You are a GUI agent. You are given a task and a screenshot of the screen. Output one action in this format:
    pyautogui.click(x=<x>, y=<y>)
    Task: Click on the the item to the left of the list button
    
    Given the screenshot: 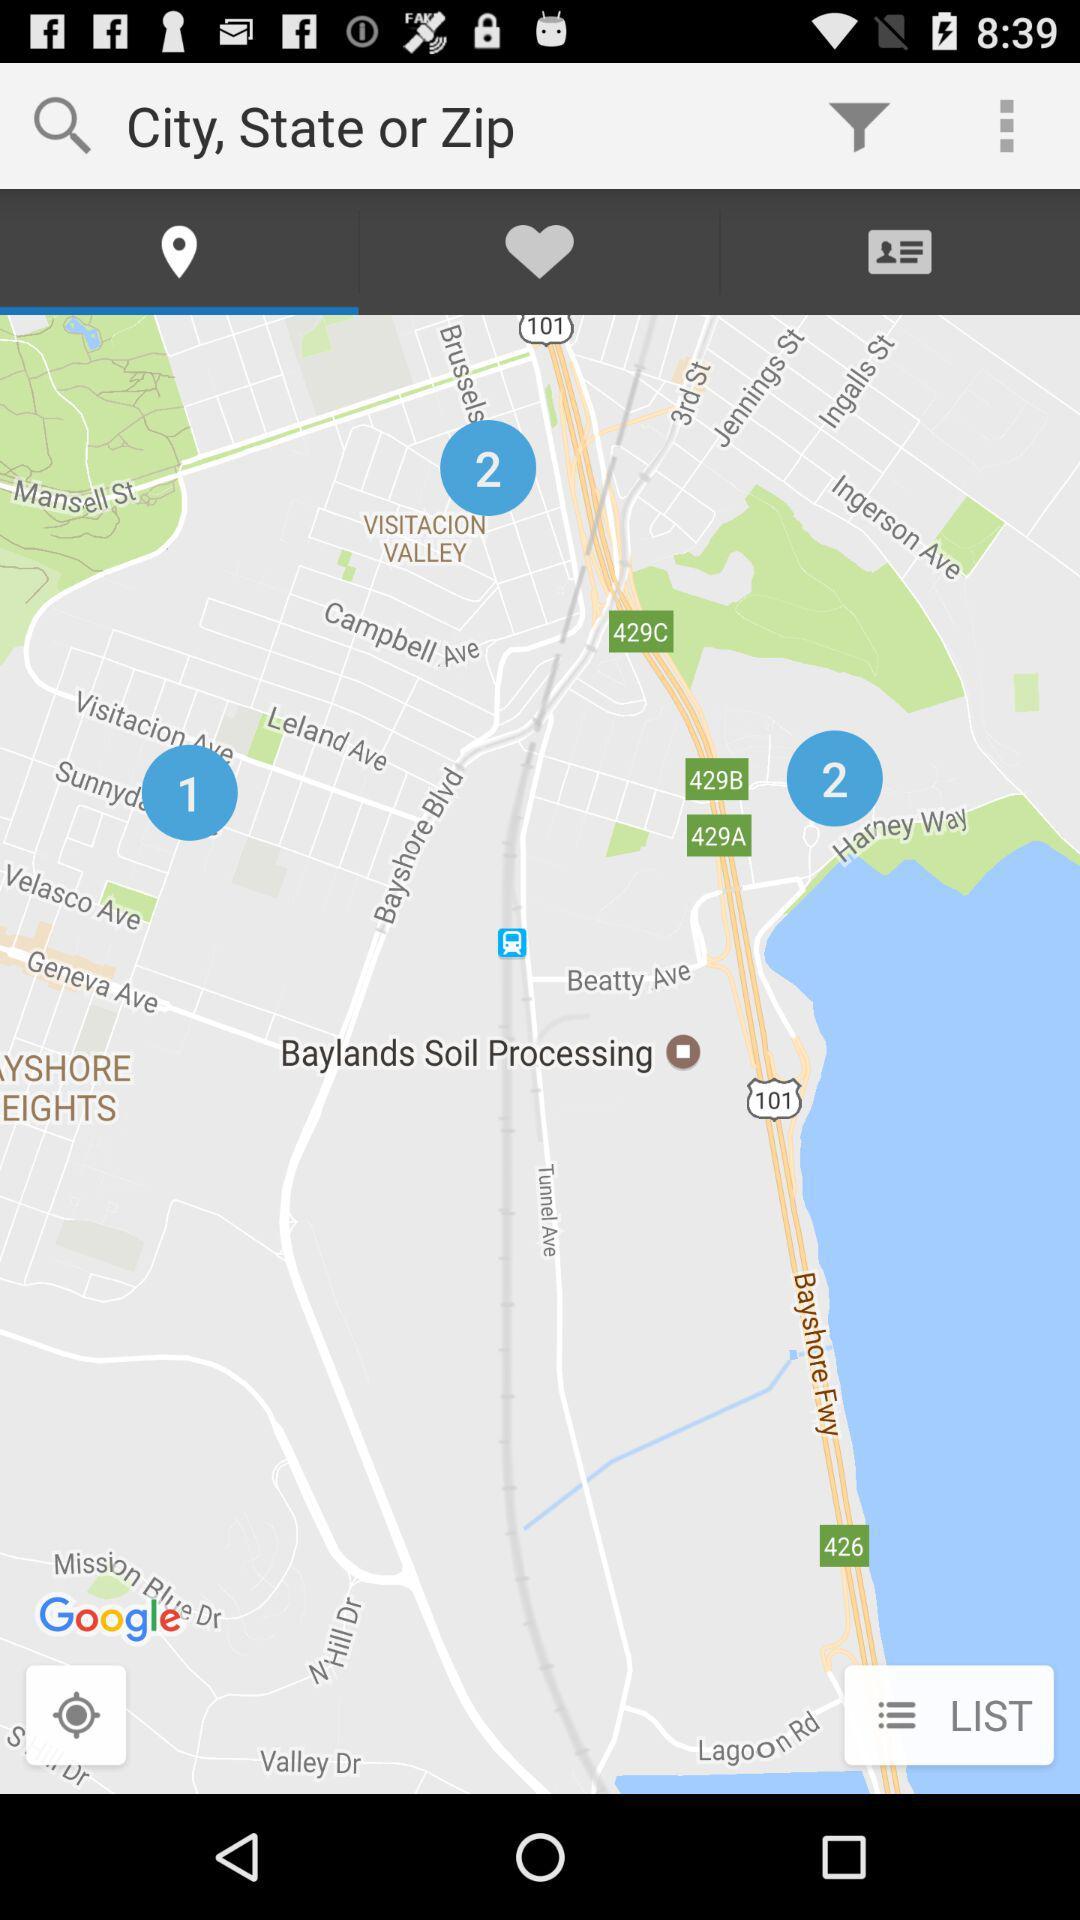 What is the action you would take?
    pyautogui.click(x=75, y=1716)
    